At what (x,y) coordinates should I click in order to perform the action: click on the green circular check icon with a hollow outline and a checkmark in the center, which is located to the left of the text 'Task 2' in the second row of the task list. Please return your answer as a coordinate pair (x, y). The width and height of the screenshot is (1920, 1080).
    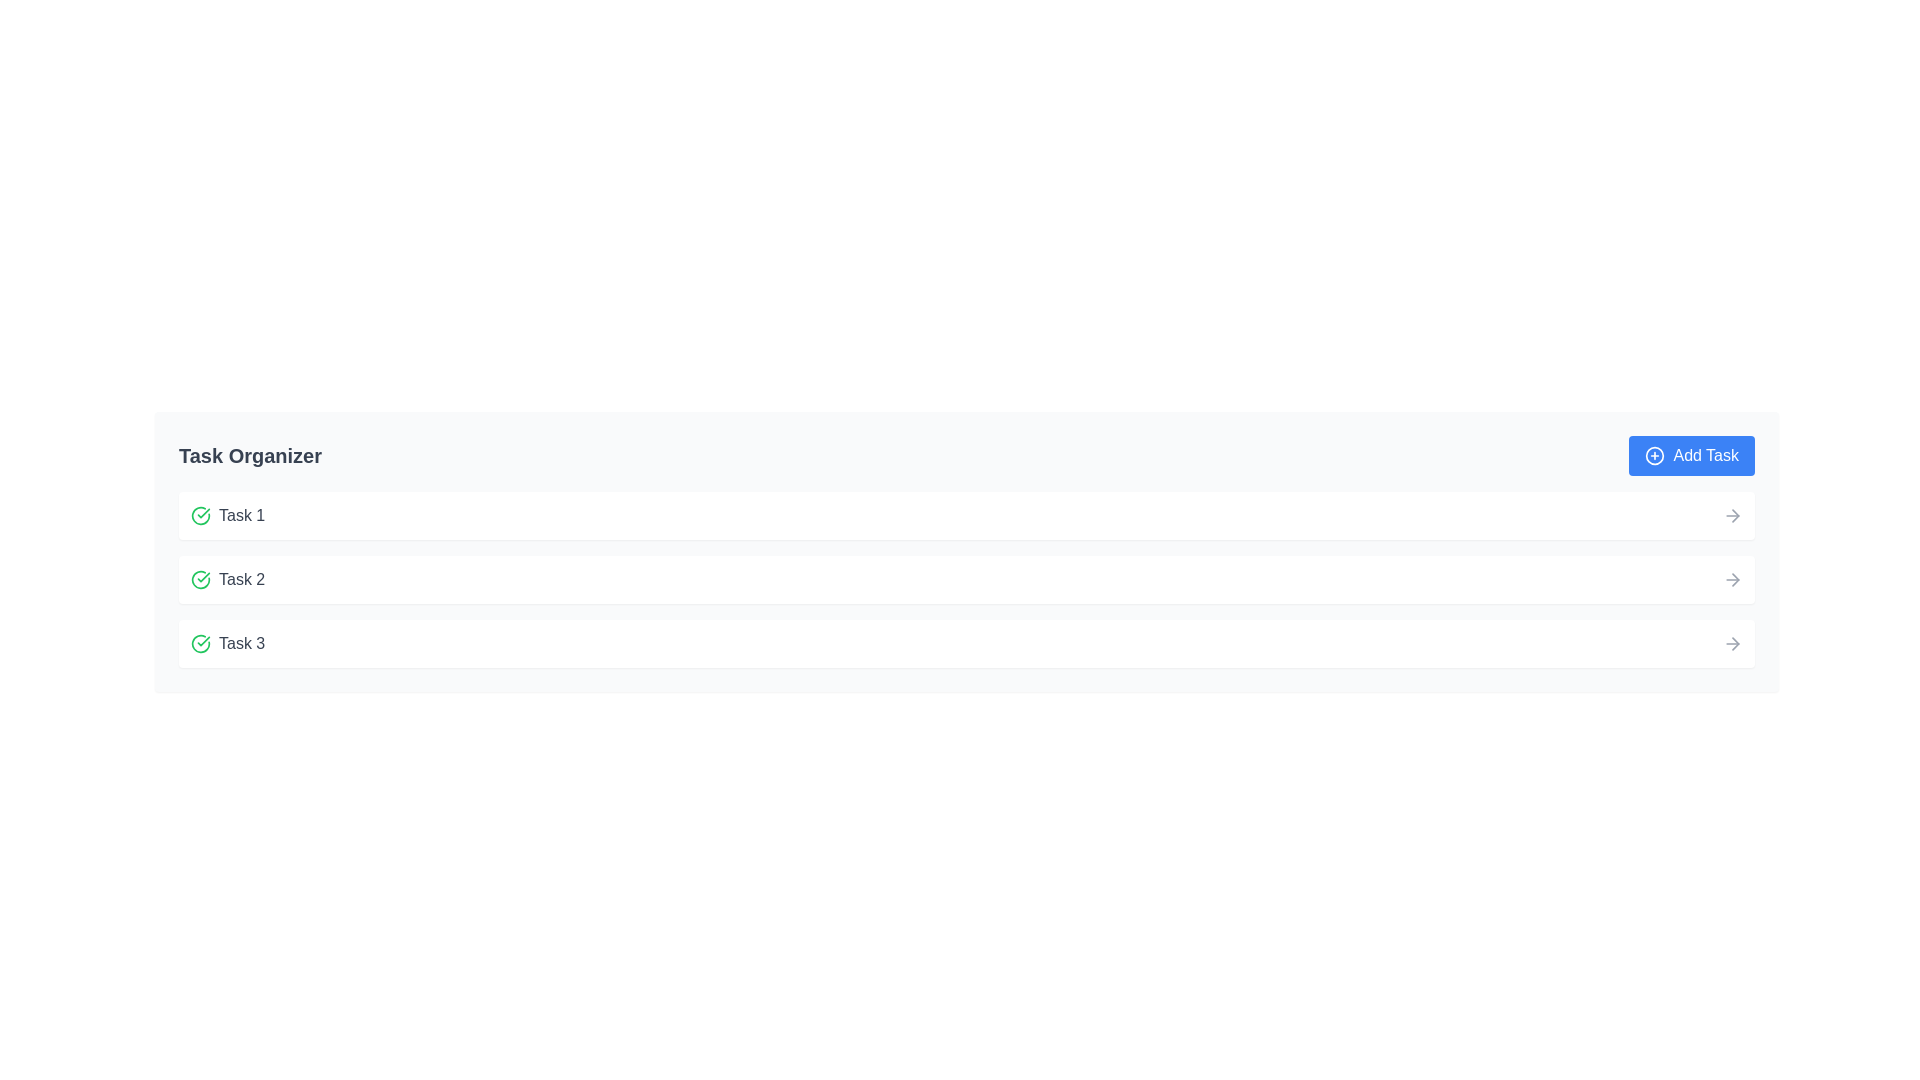
    Looking at the image, I should click on (201, 579).